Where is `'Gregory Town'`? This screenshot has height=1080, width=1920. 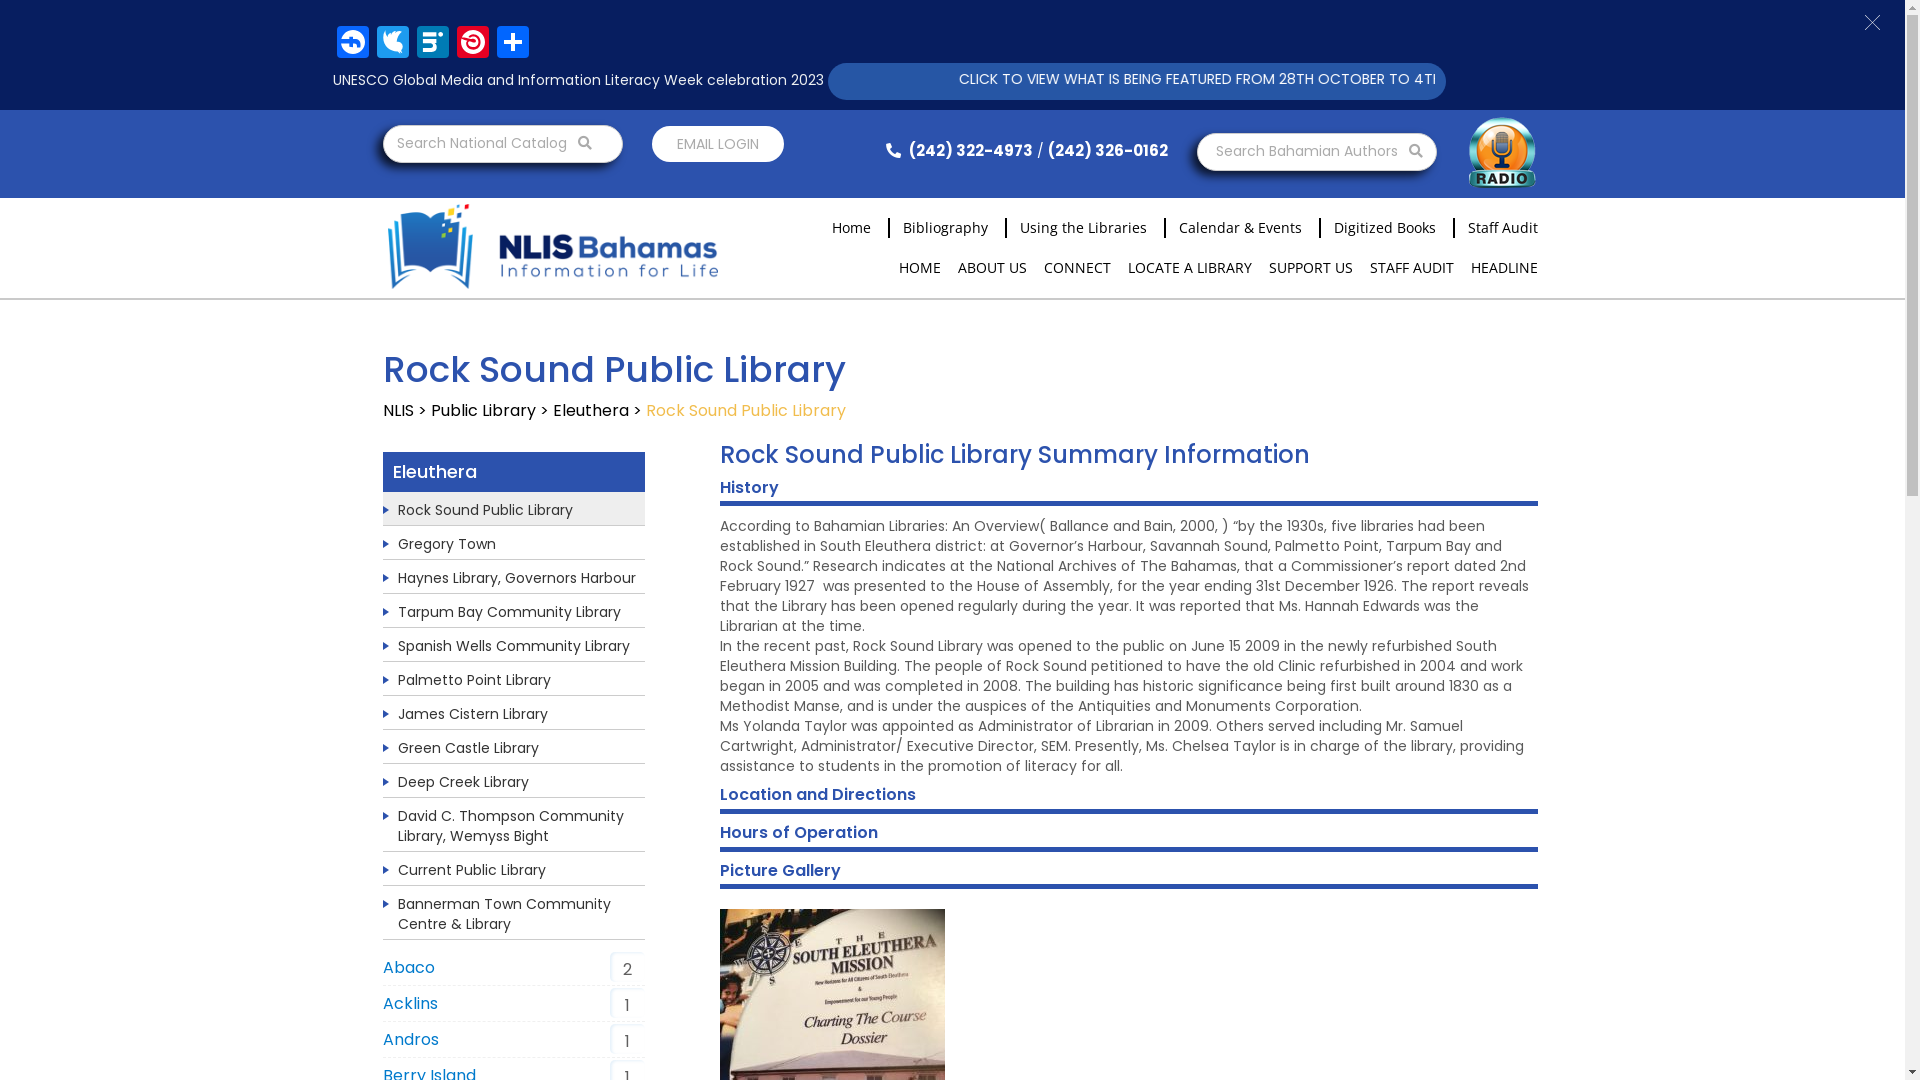 'Gregory Town' is located at coordinates (445, 543).